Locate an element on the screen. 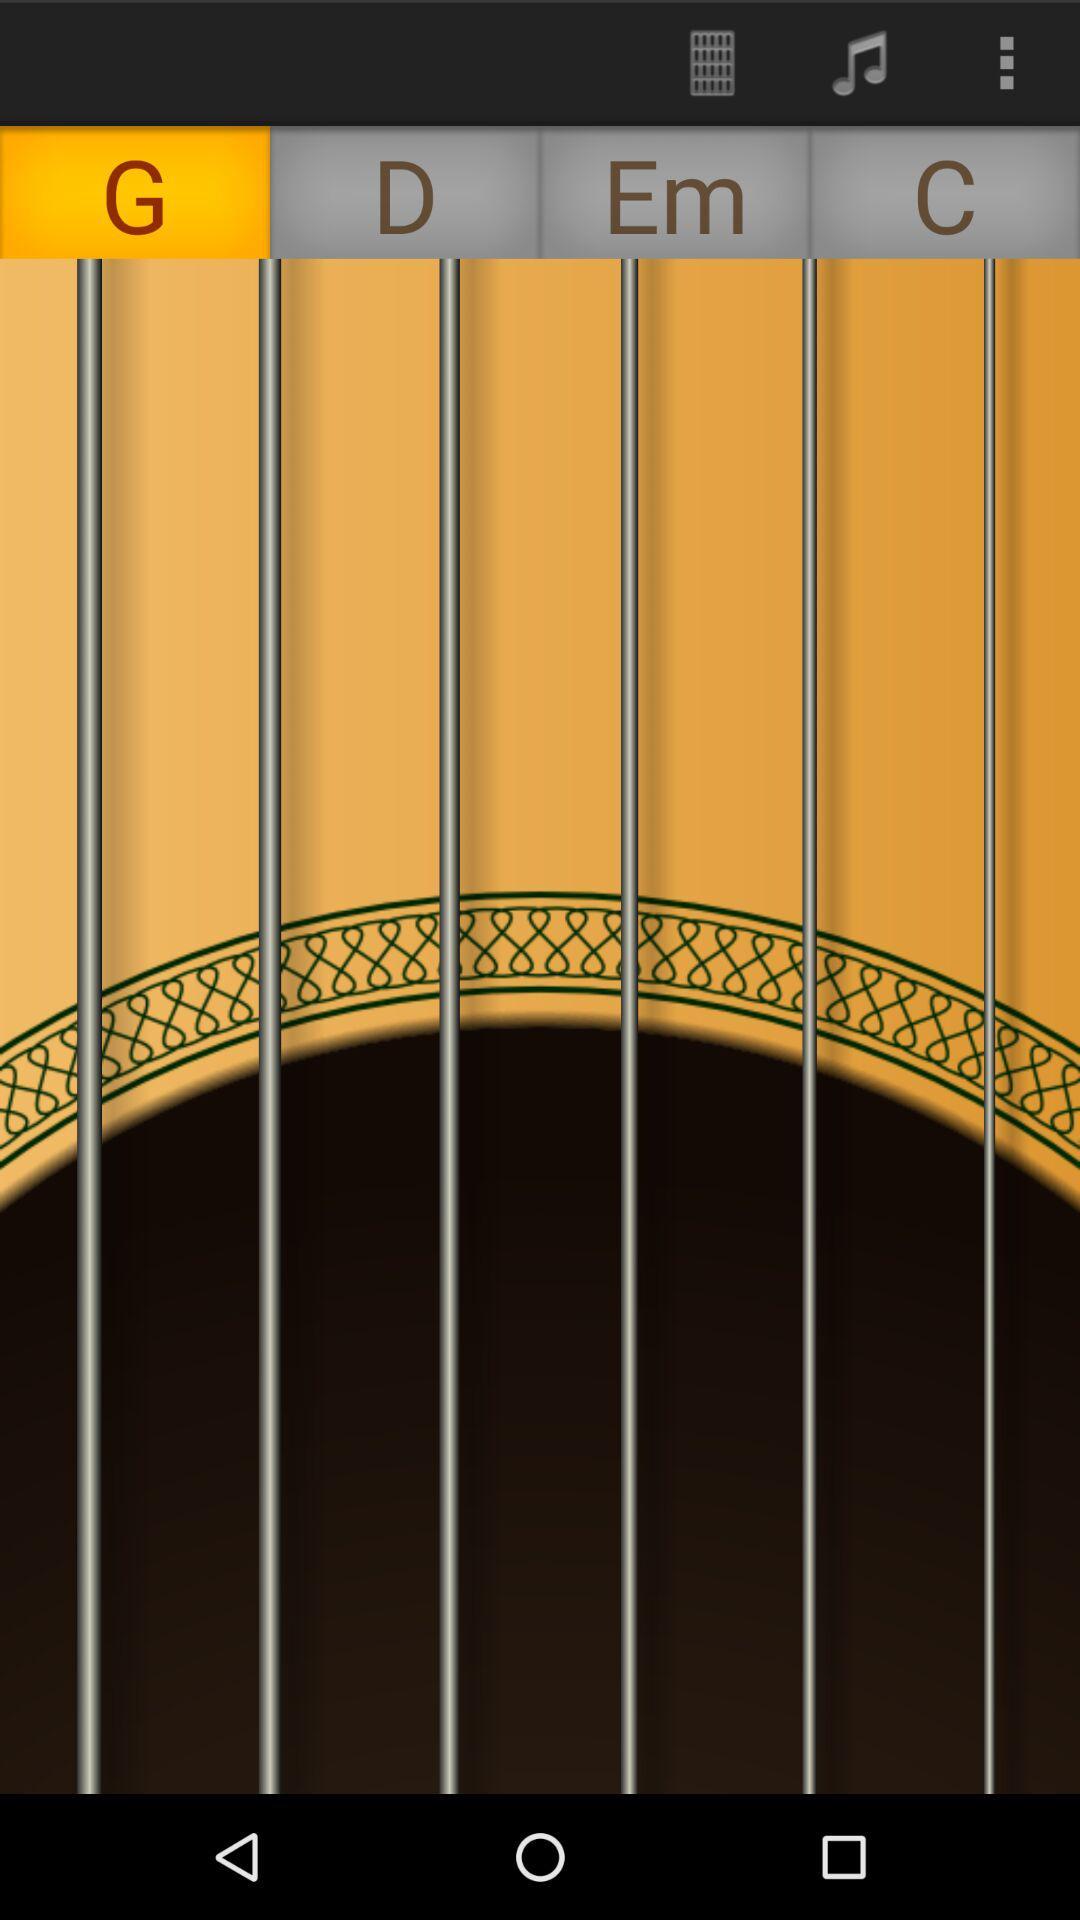  the icon next to c icon is located at coordinates (675, 192).